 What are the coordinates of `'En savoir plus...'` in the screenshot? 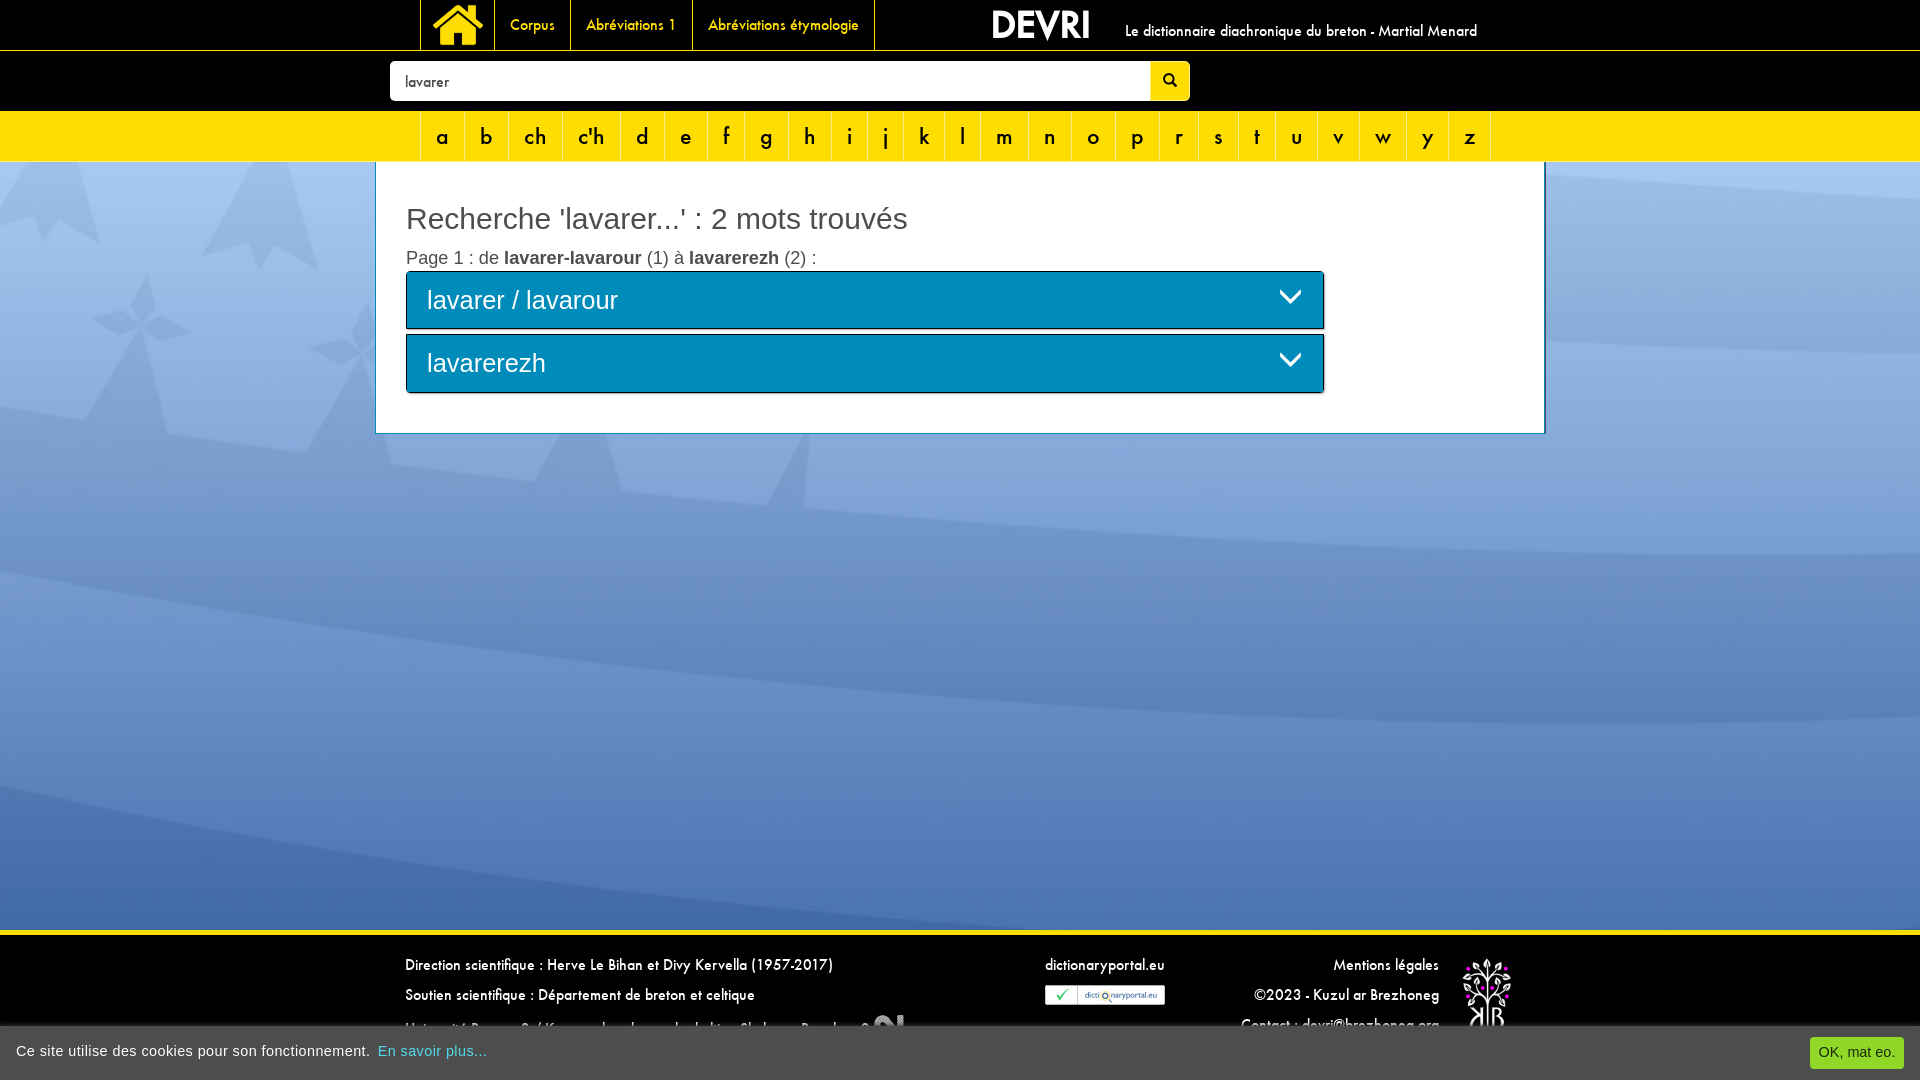 It's located at (431, 1049).